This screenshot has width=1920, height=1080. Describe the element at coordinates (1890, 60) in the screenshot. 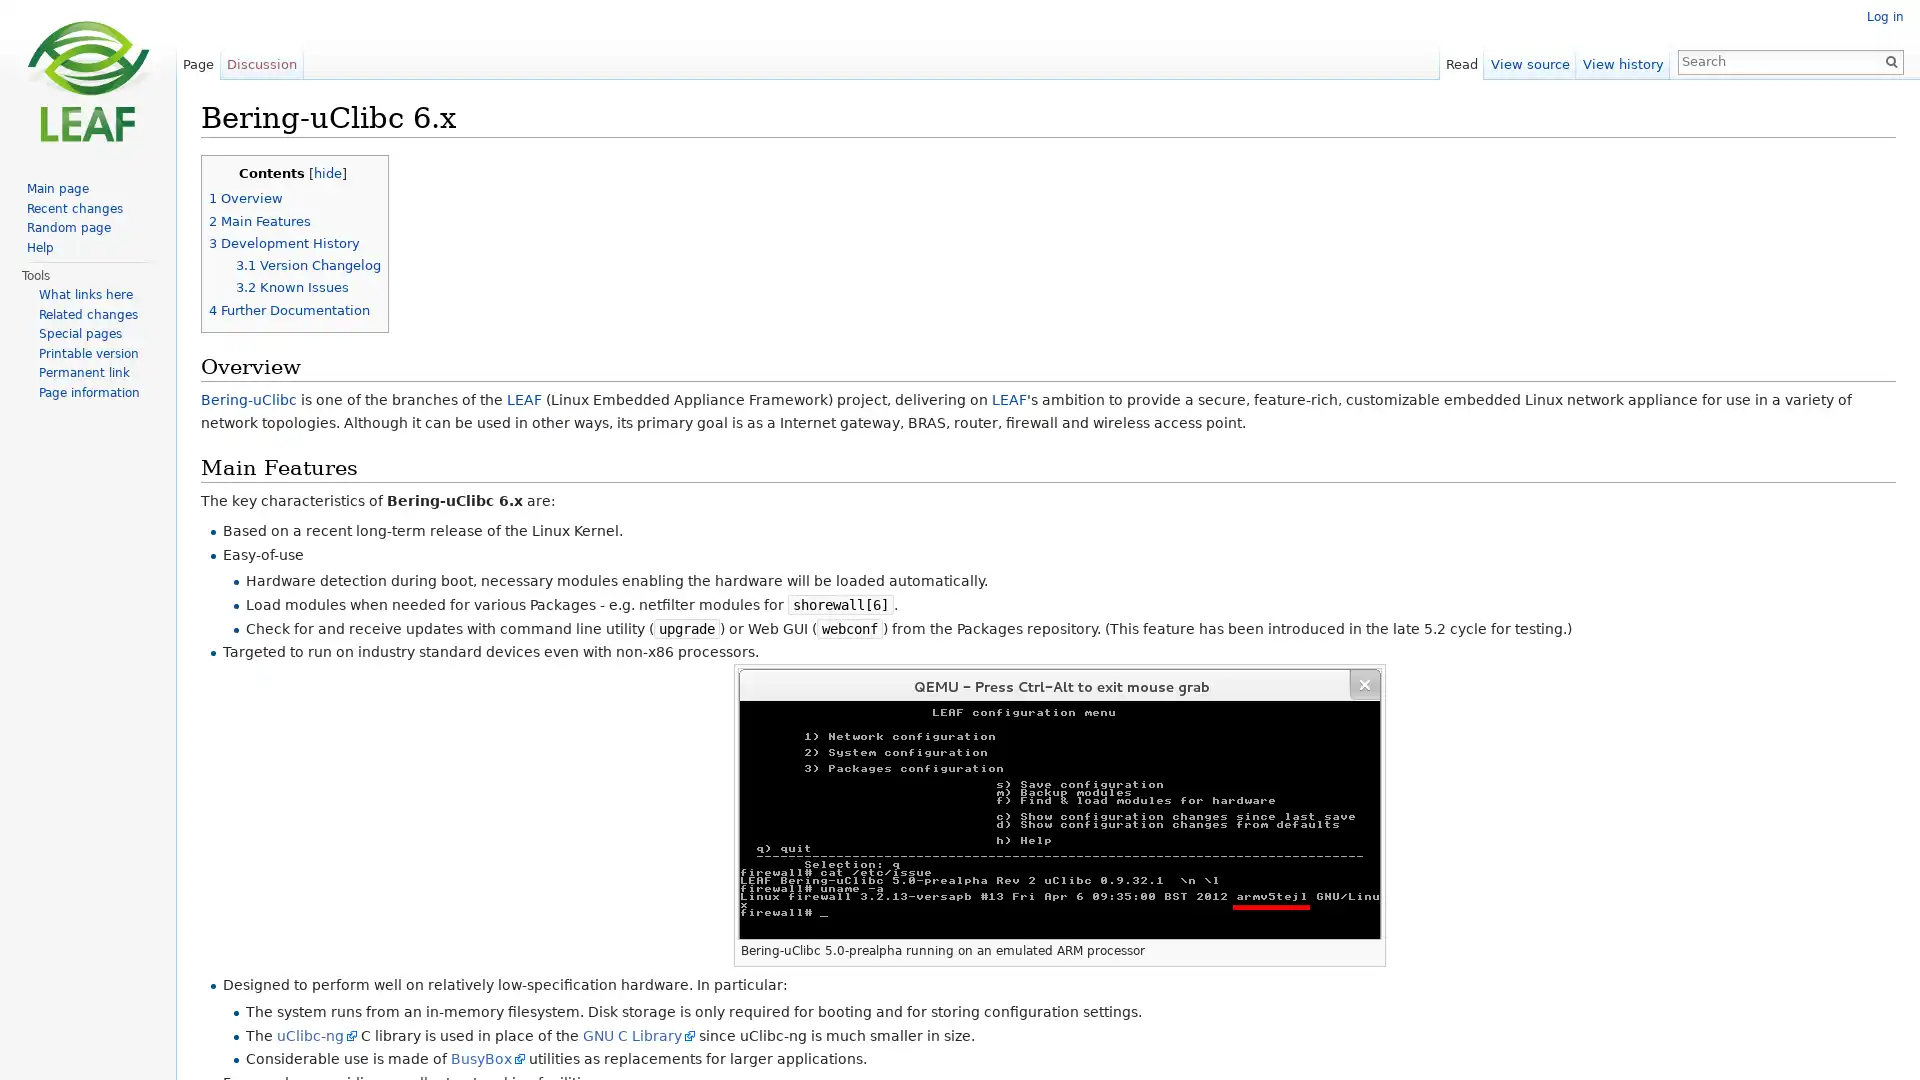

I see `Go` at that location.